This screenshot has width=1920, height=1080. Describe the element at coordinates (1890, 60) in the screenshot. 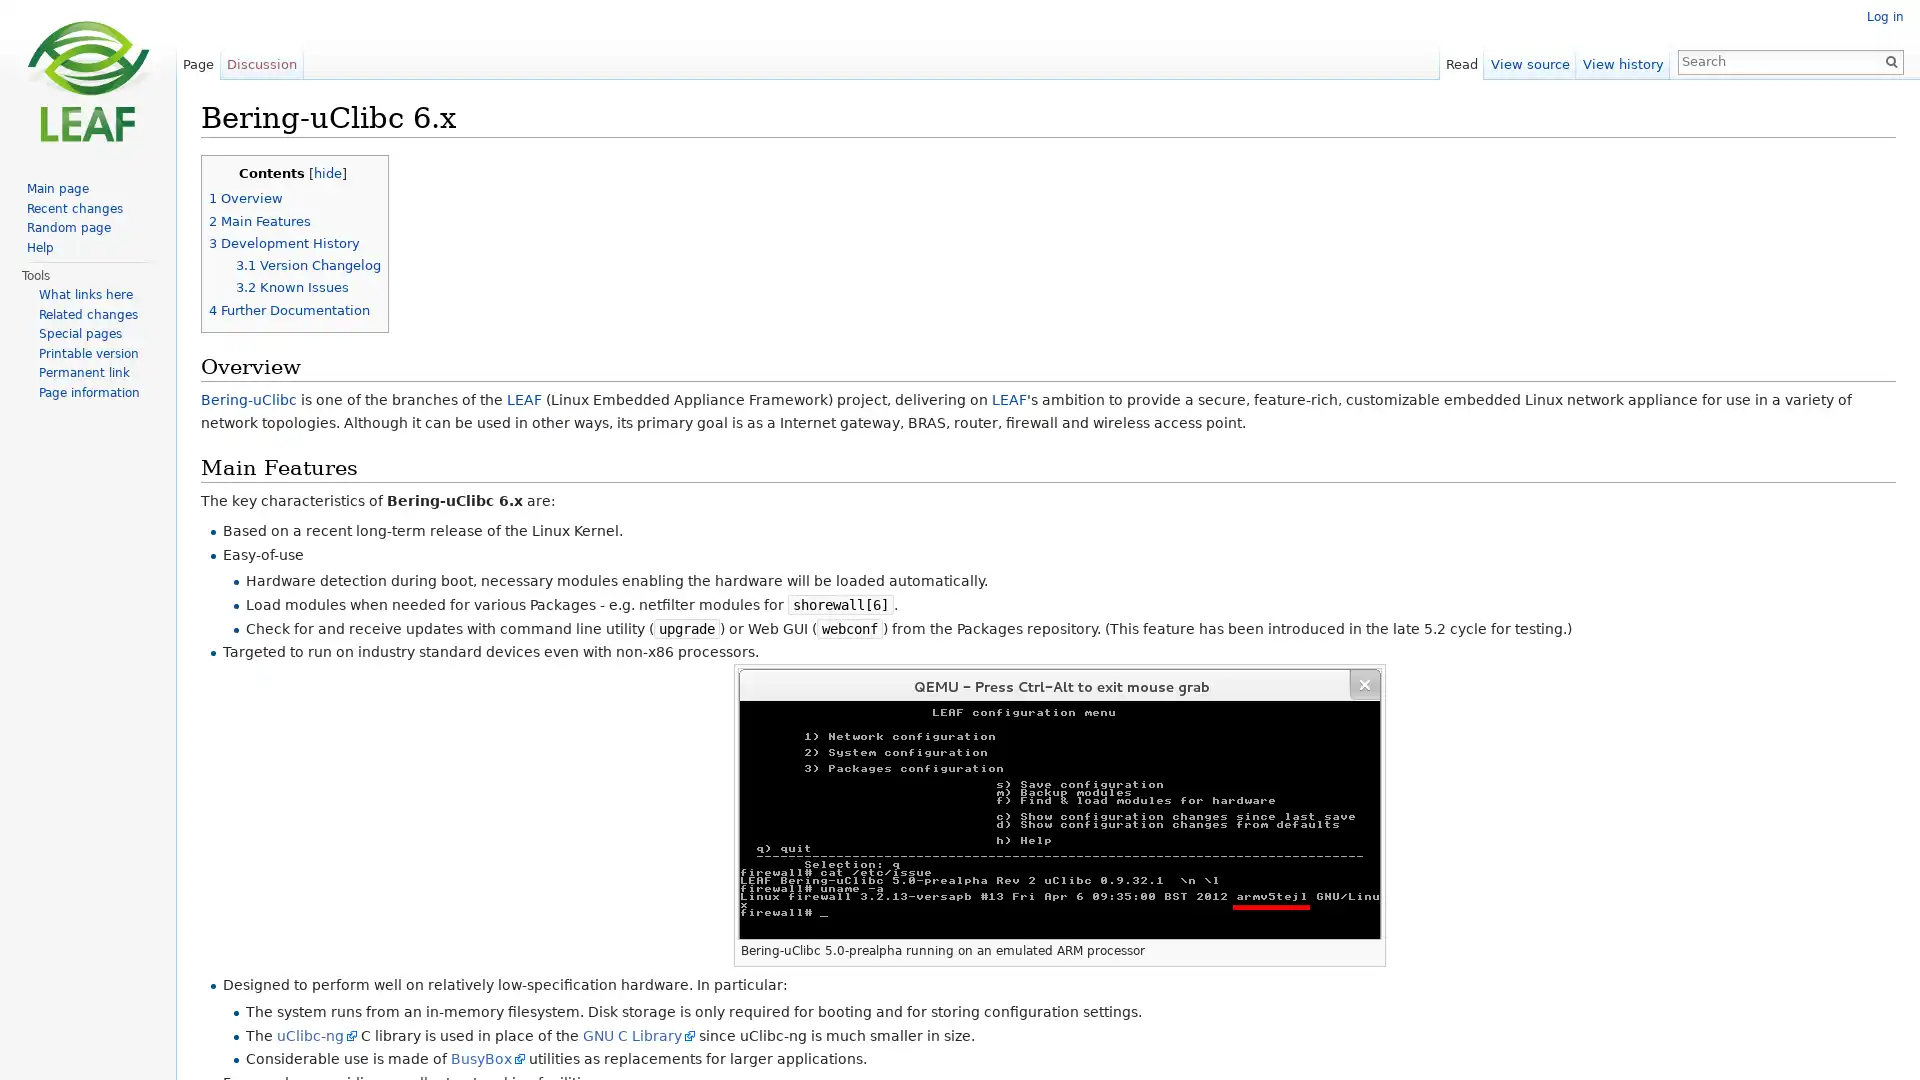

I see `Go` at that location.